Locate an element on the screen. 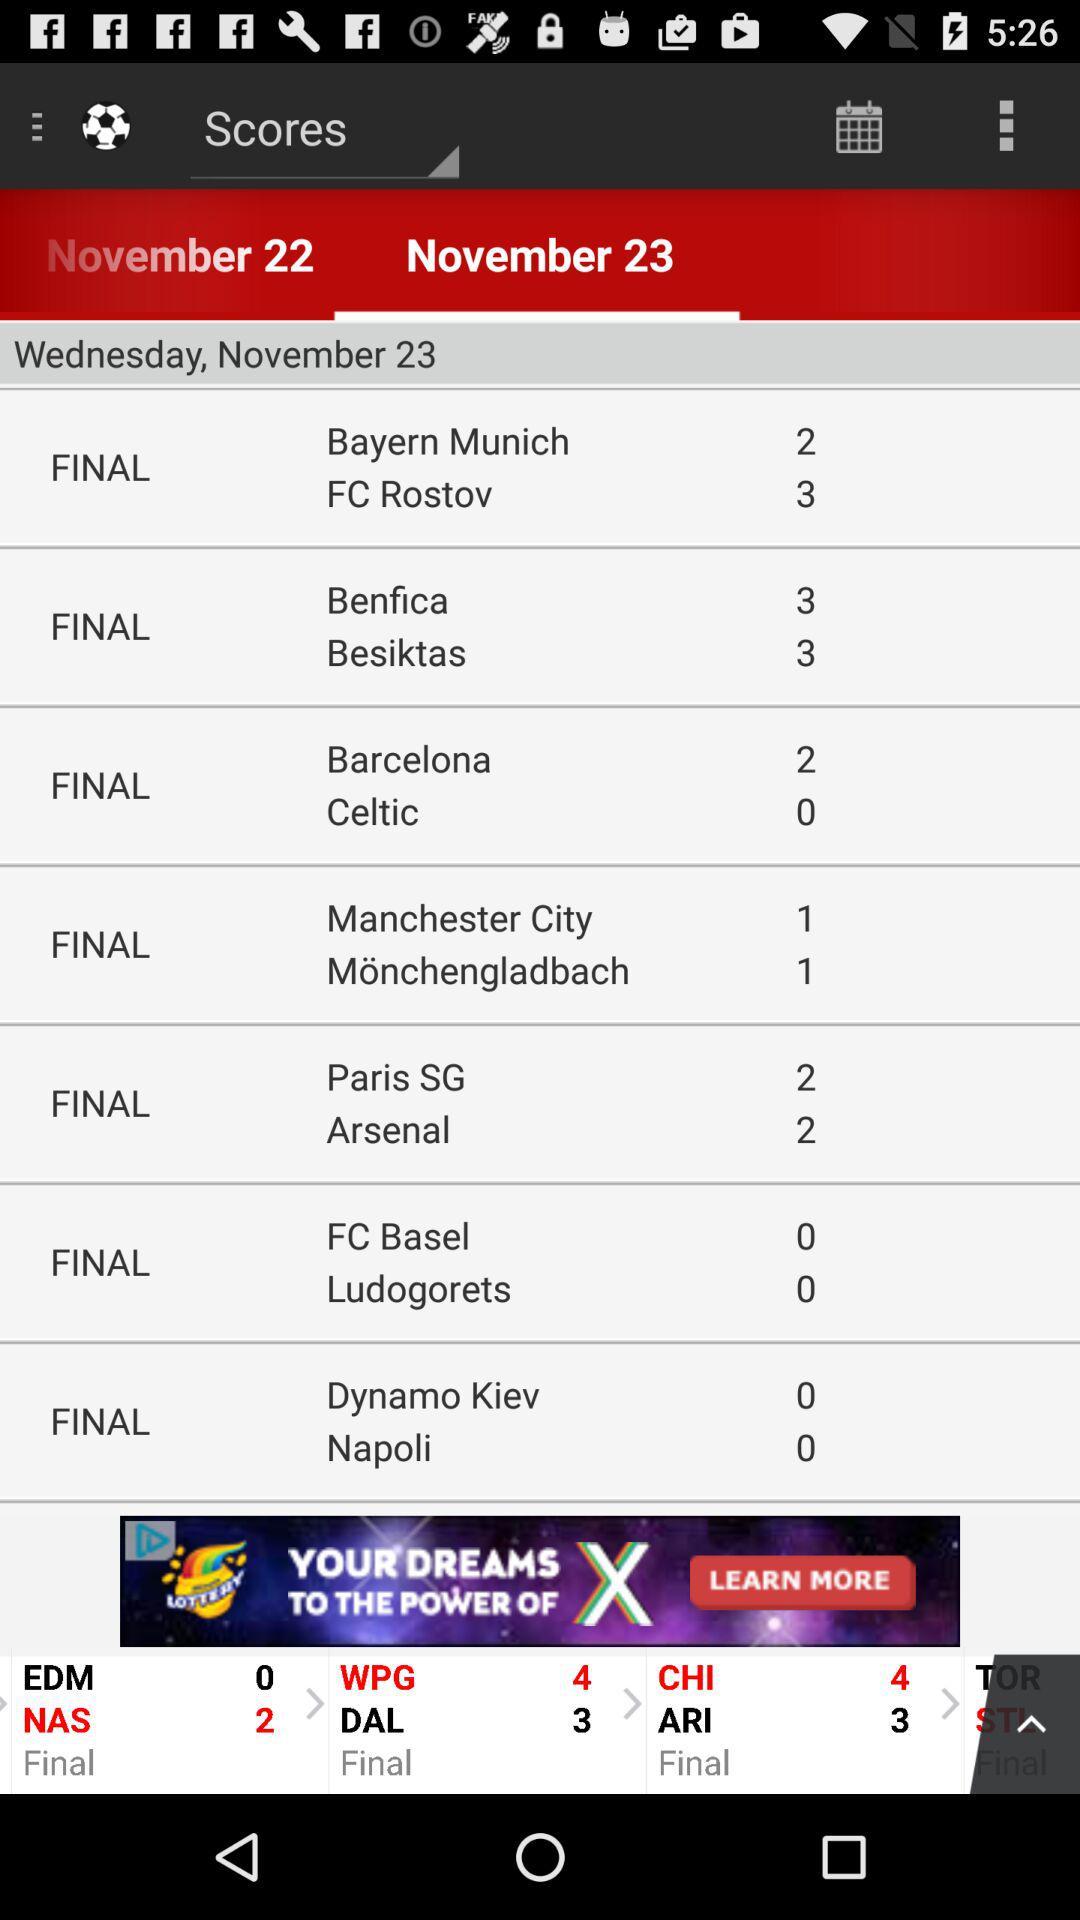 This screenshot has width=1080, height=1920. advertisement banner is located at coordinates (540, 1580).